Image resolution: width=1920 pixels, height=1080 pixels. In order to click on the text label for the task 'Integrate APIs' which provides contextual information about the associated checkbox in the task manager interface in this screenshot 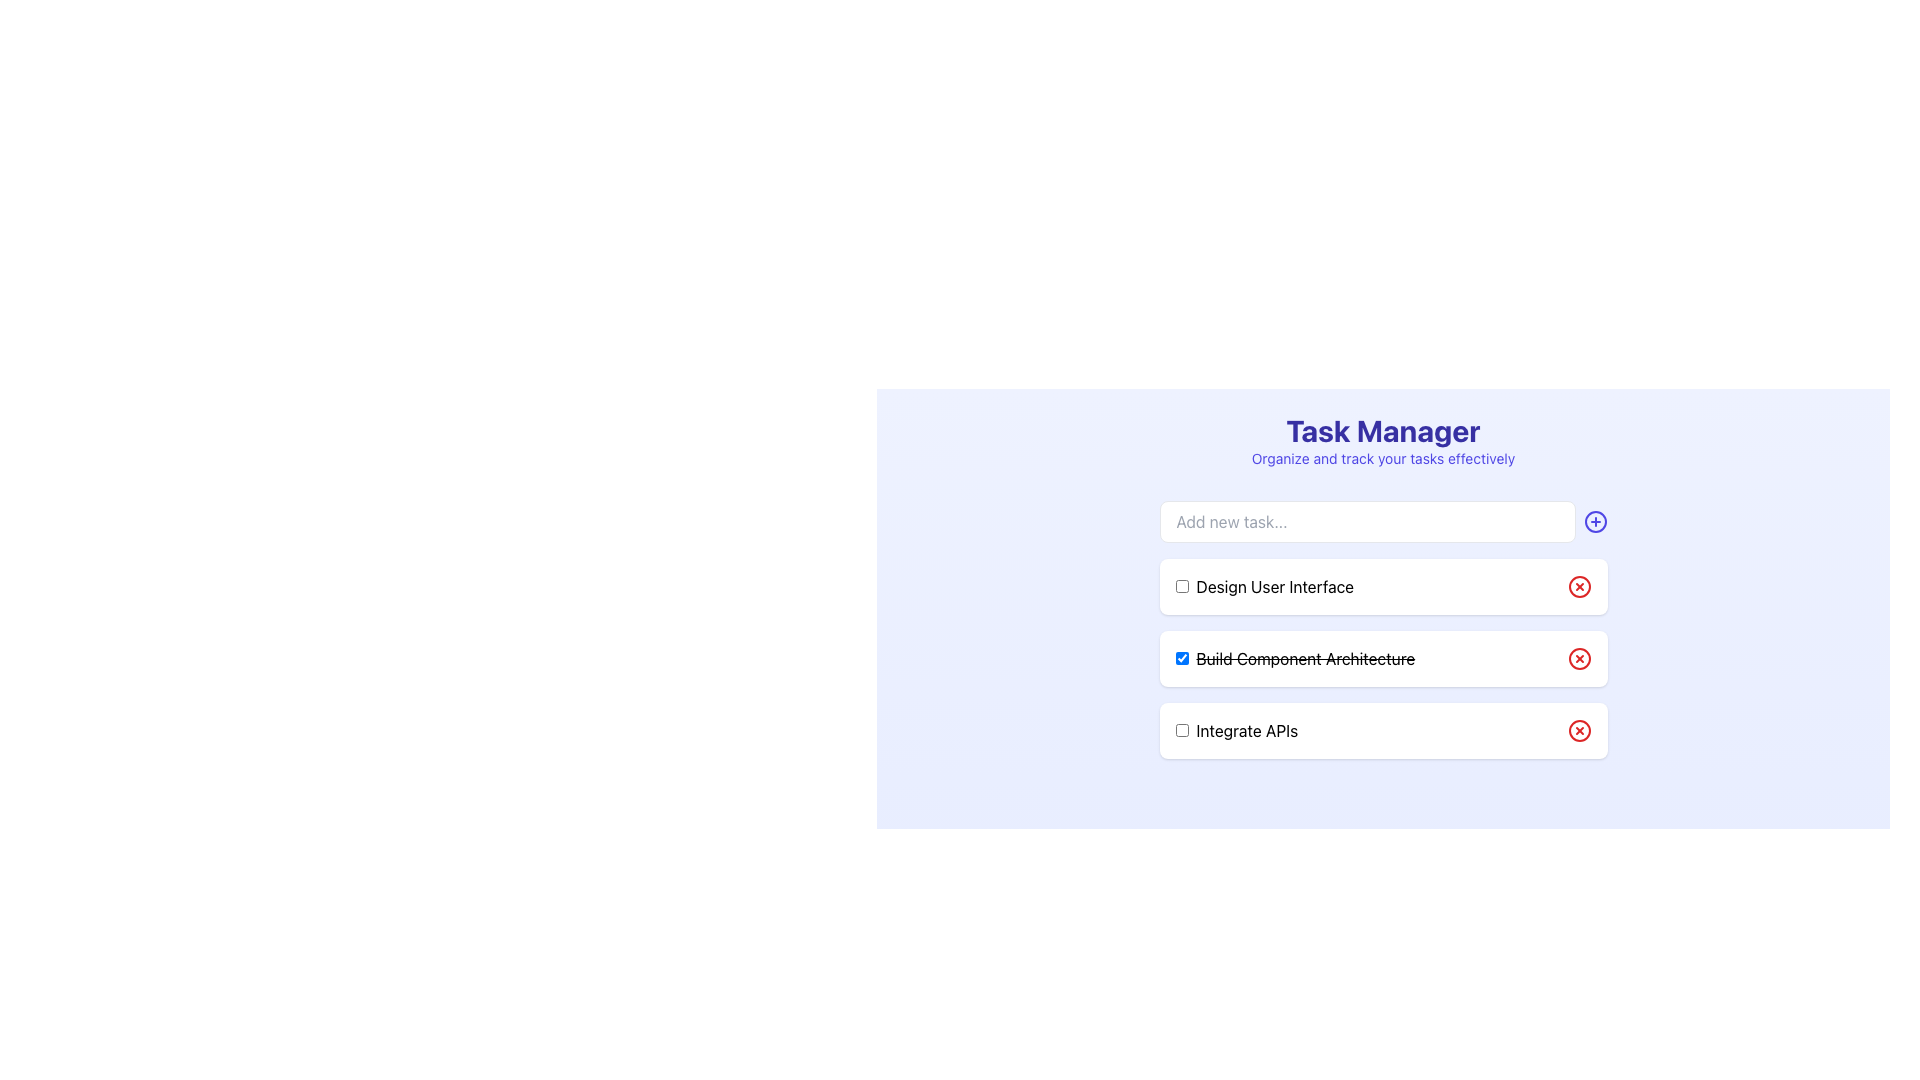, I will do `click(1235, 731)`.